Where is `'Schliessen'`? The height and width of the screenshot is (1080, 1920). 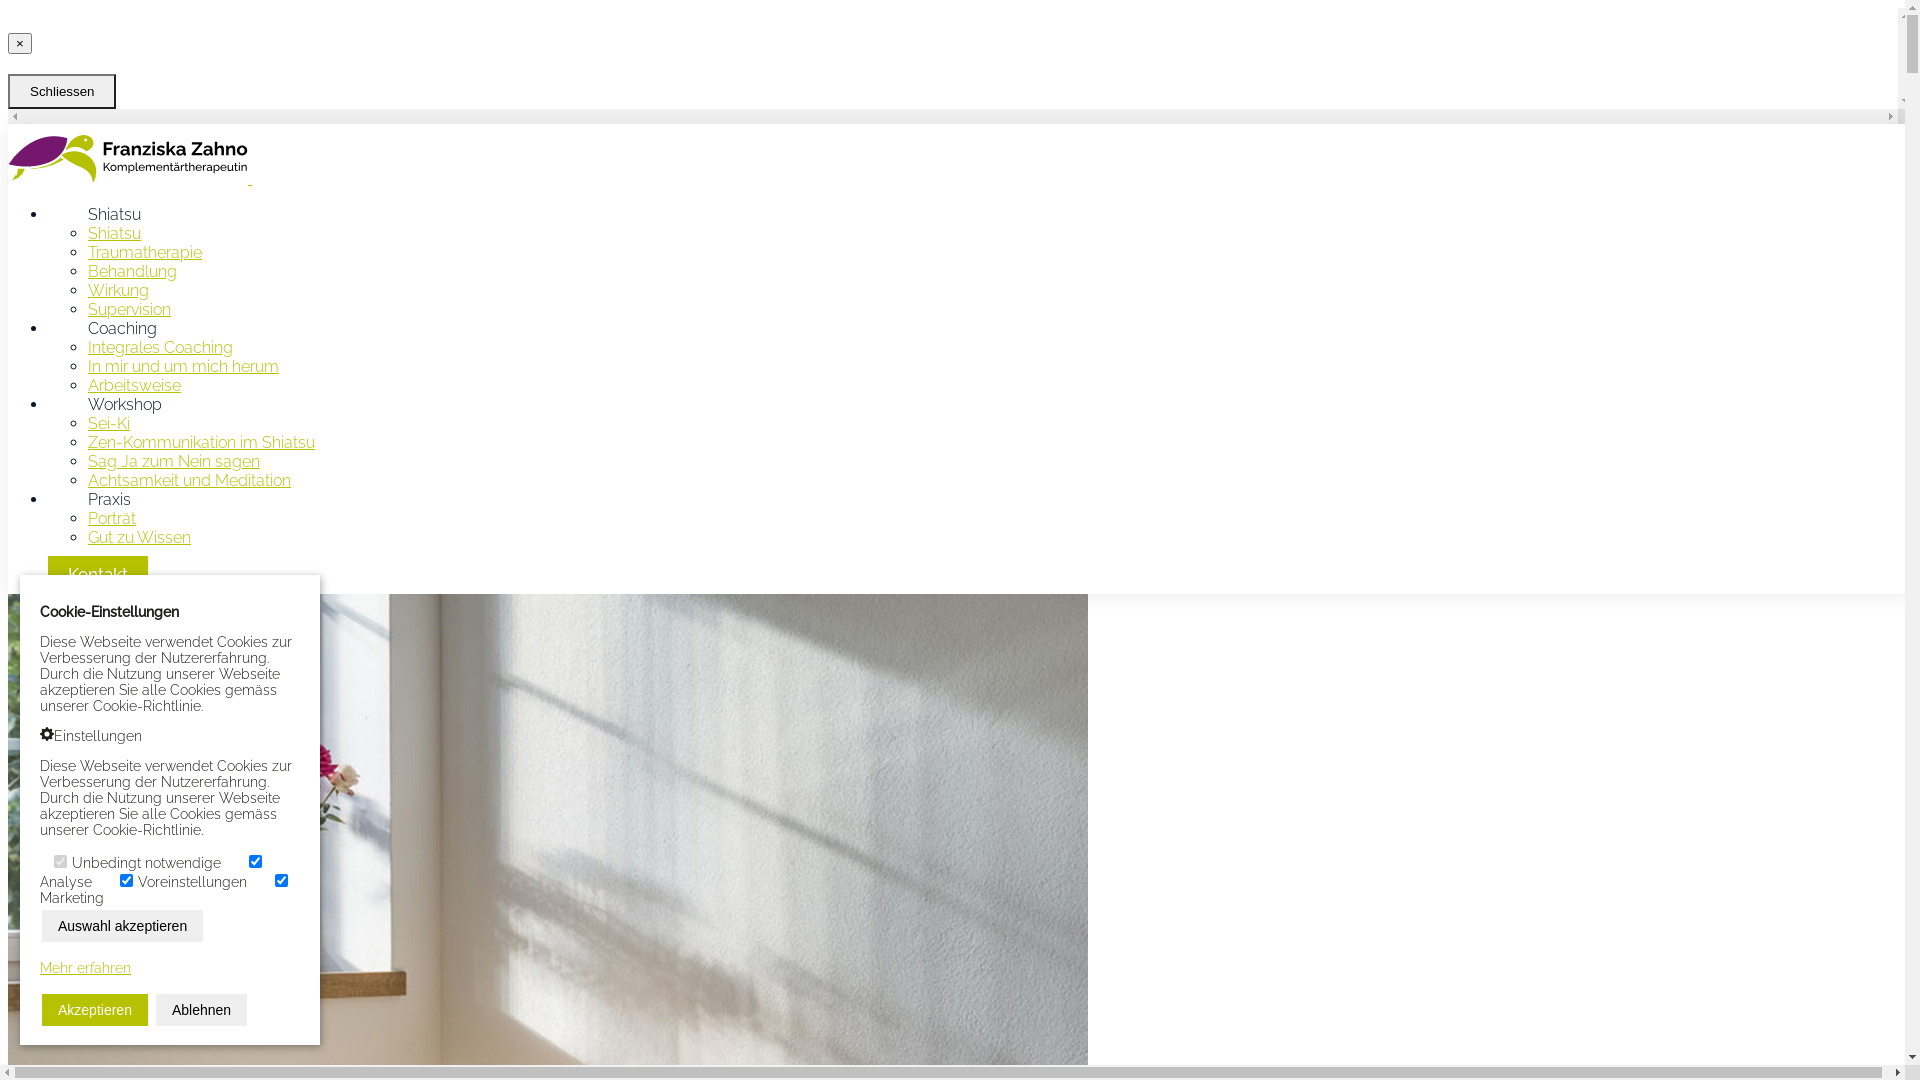
'Schliessen' is located at coordinates (62, 91).